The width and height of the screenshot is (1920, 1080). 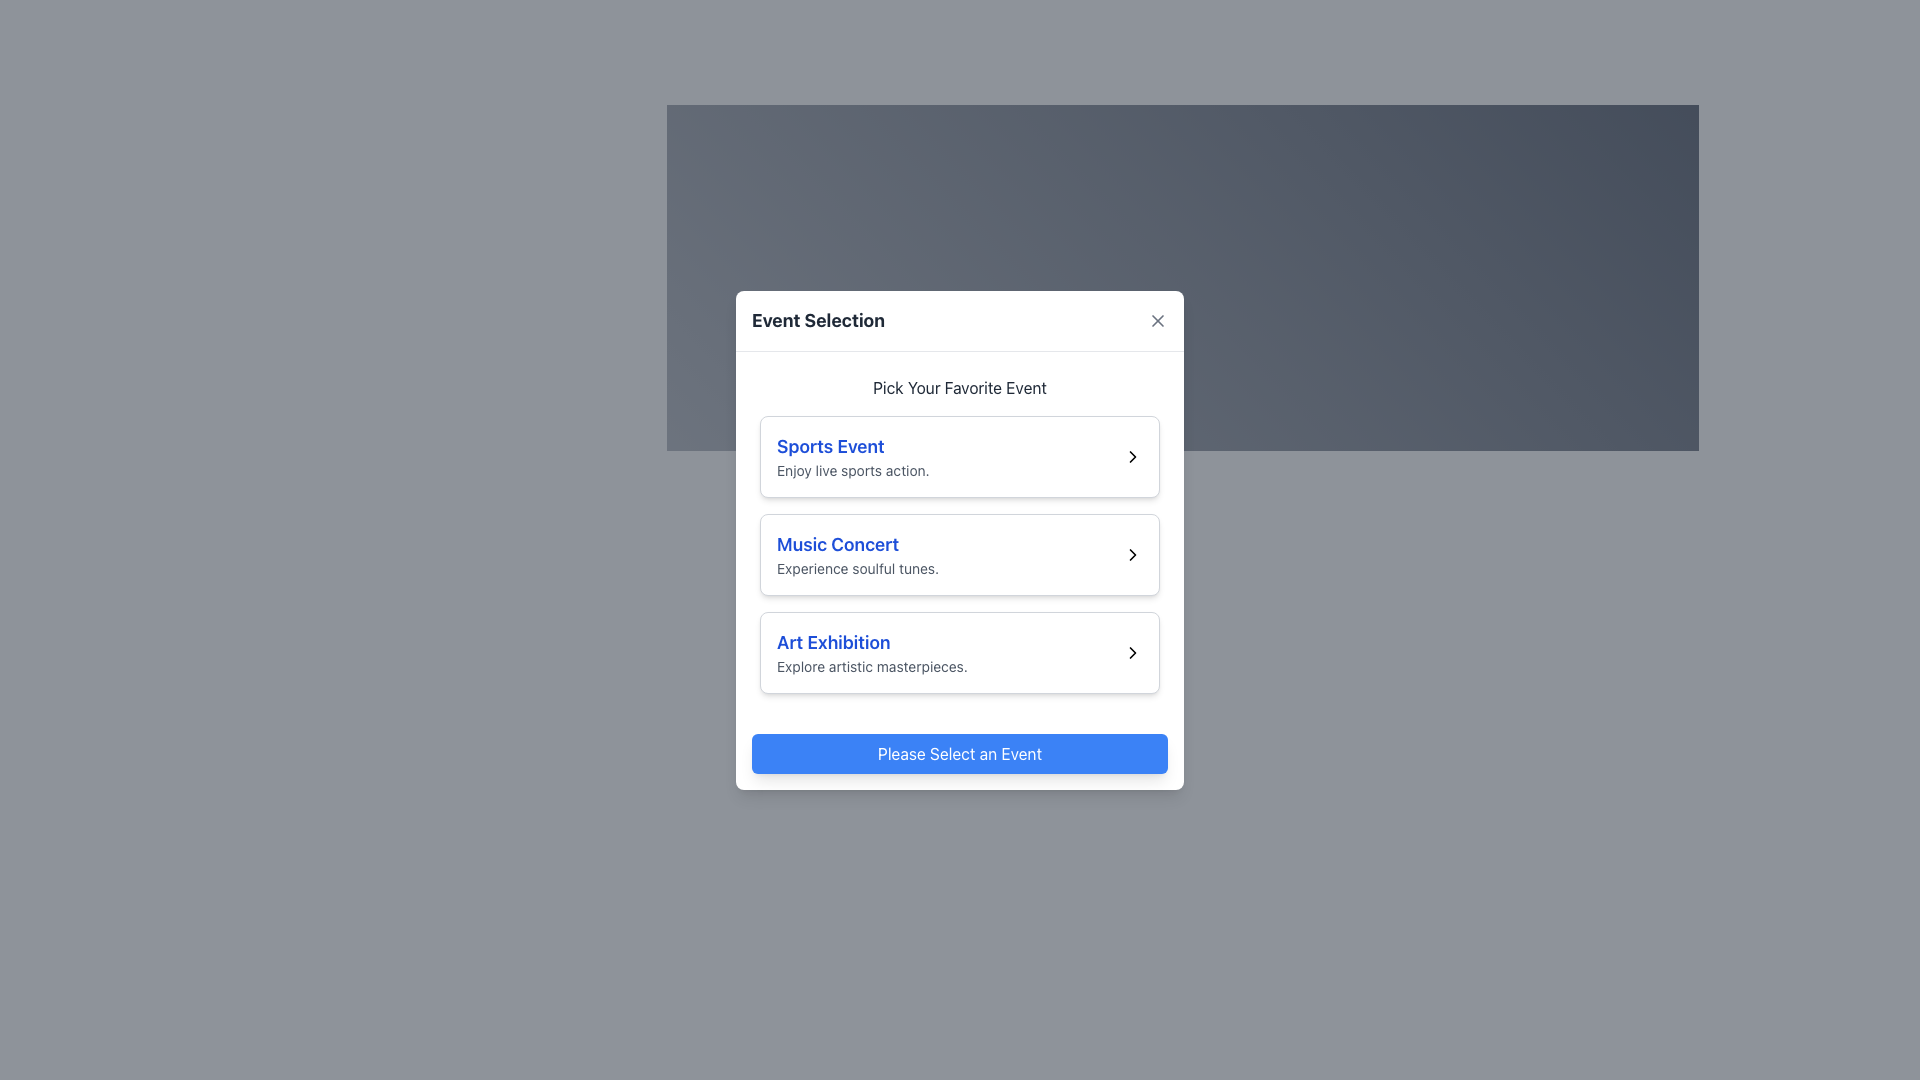 What do you see at coordinates (858, 544) in the screenshot?
I see `the Text Label that serves as the title for the event section within the modal dialog, located under the 'Event Selection' header and above 'Art Exhibition'` at bounding box center [858, 544].